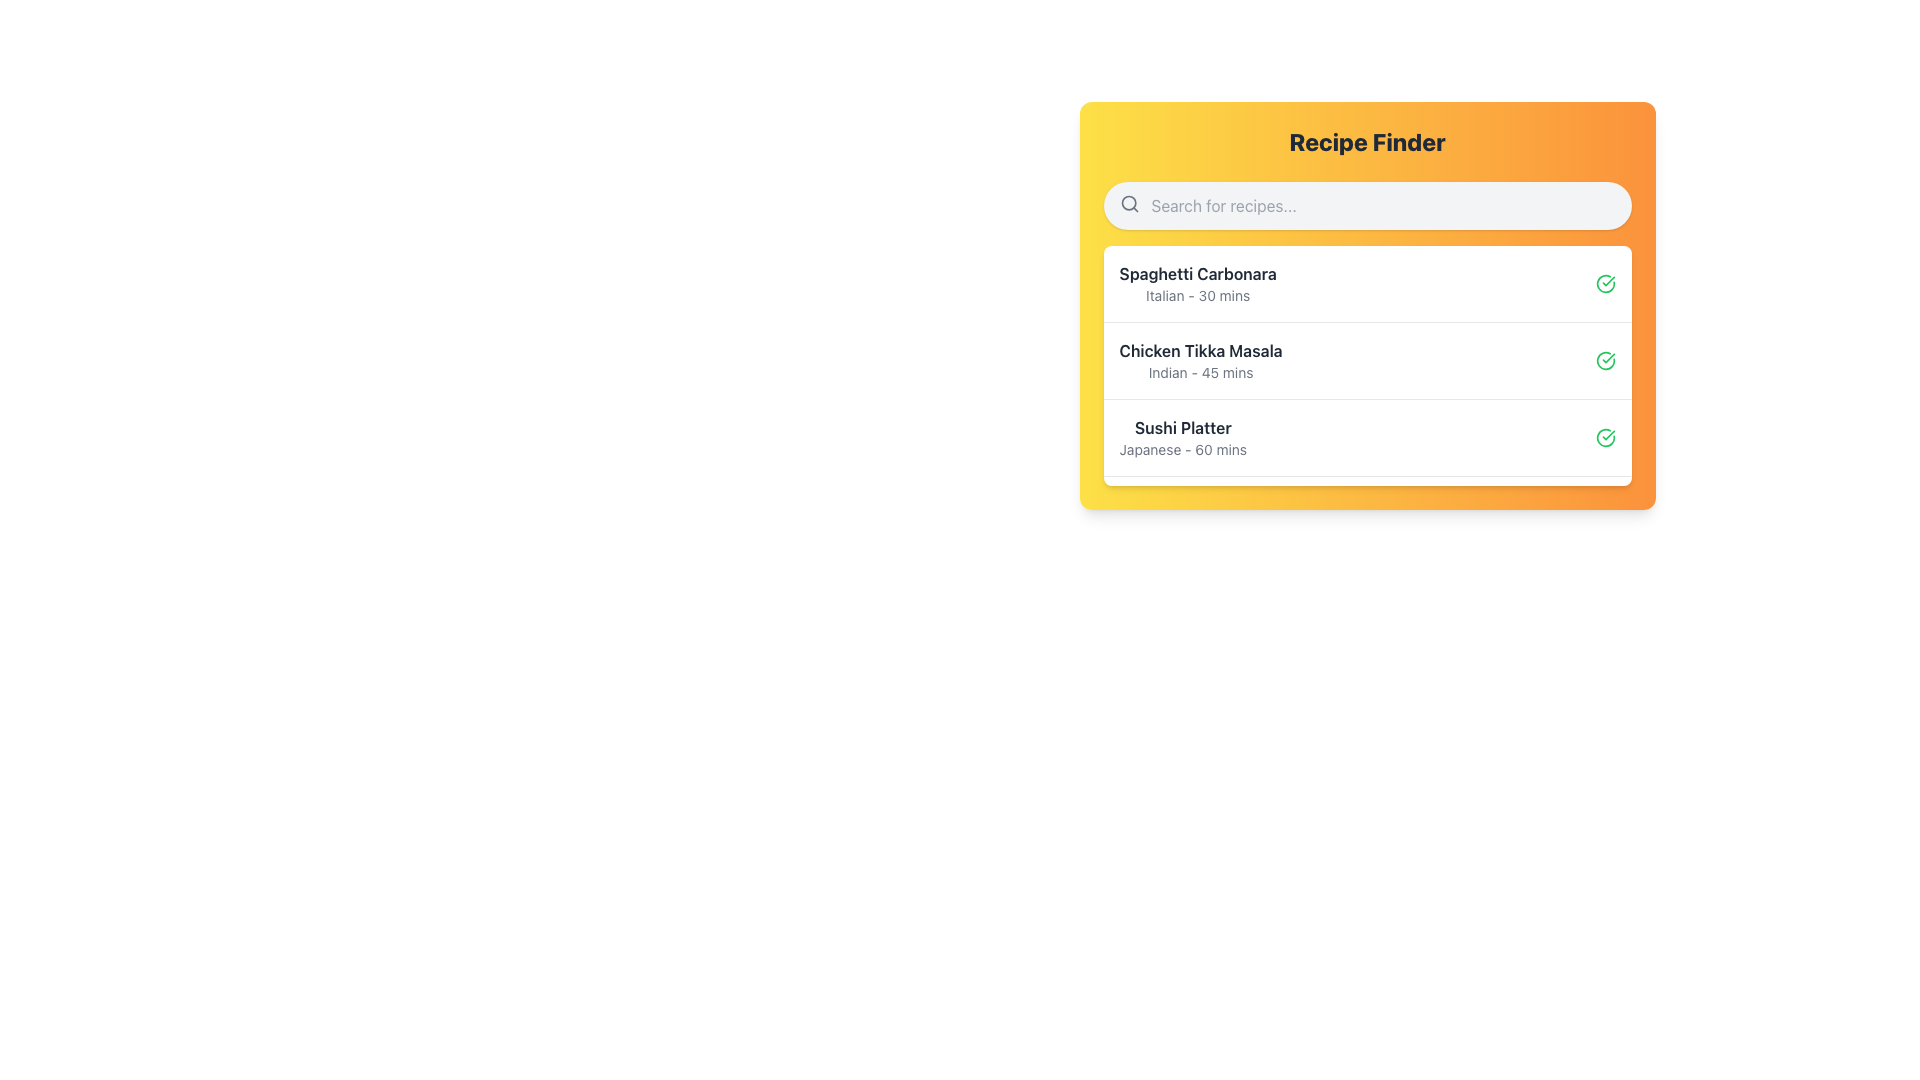 The height and width of the screenshot is (1080, 1920). I want to click on the magnifying glass icon, which is a circular search indicator with a diagonal handle, located on the leftmost side of the input field within the search bar, so click(1129, 204).